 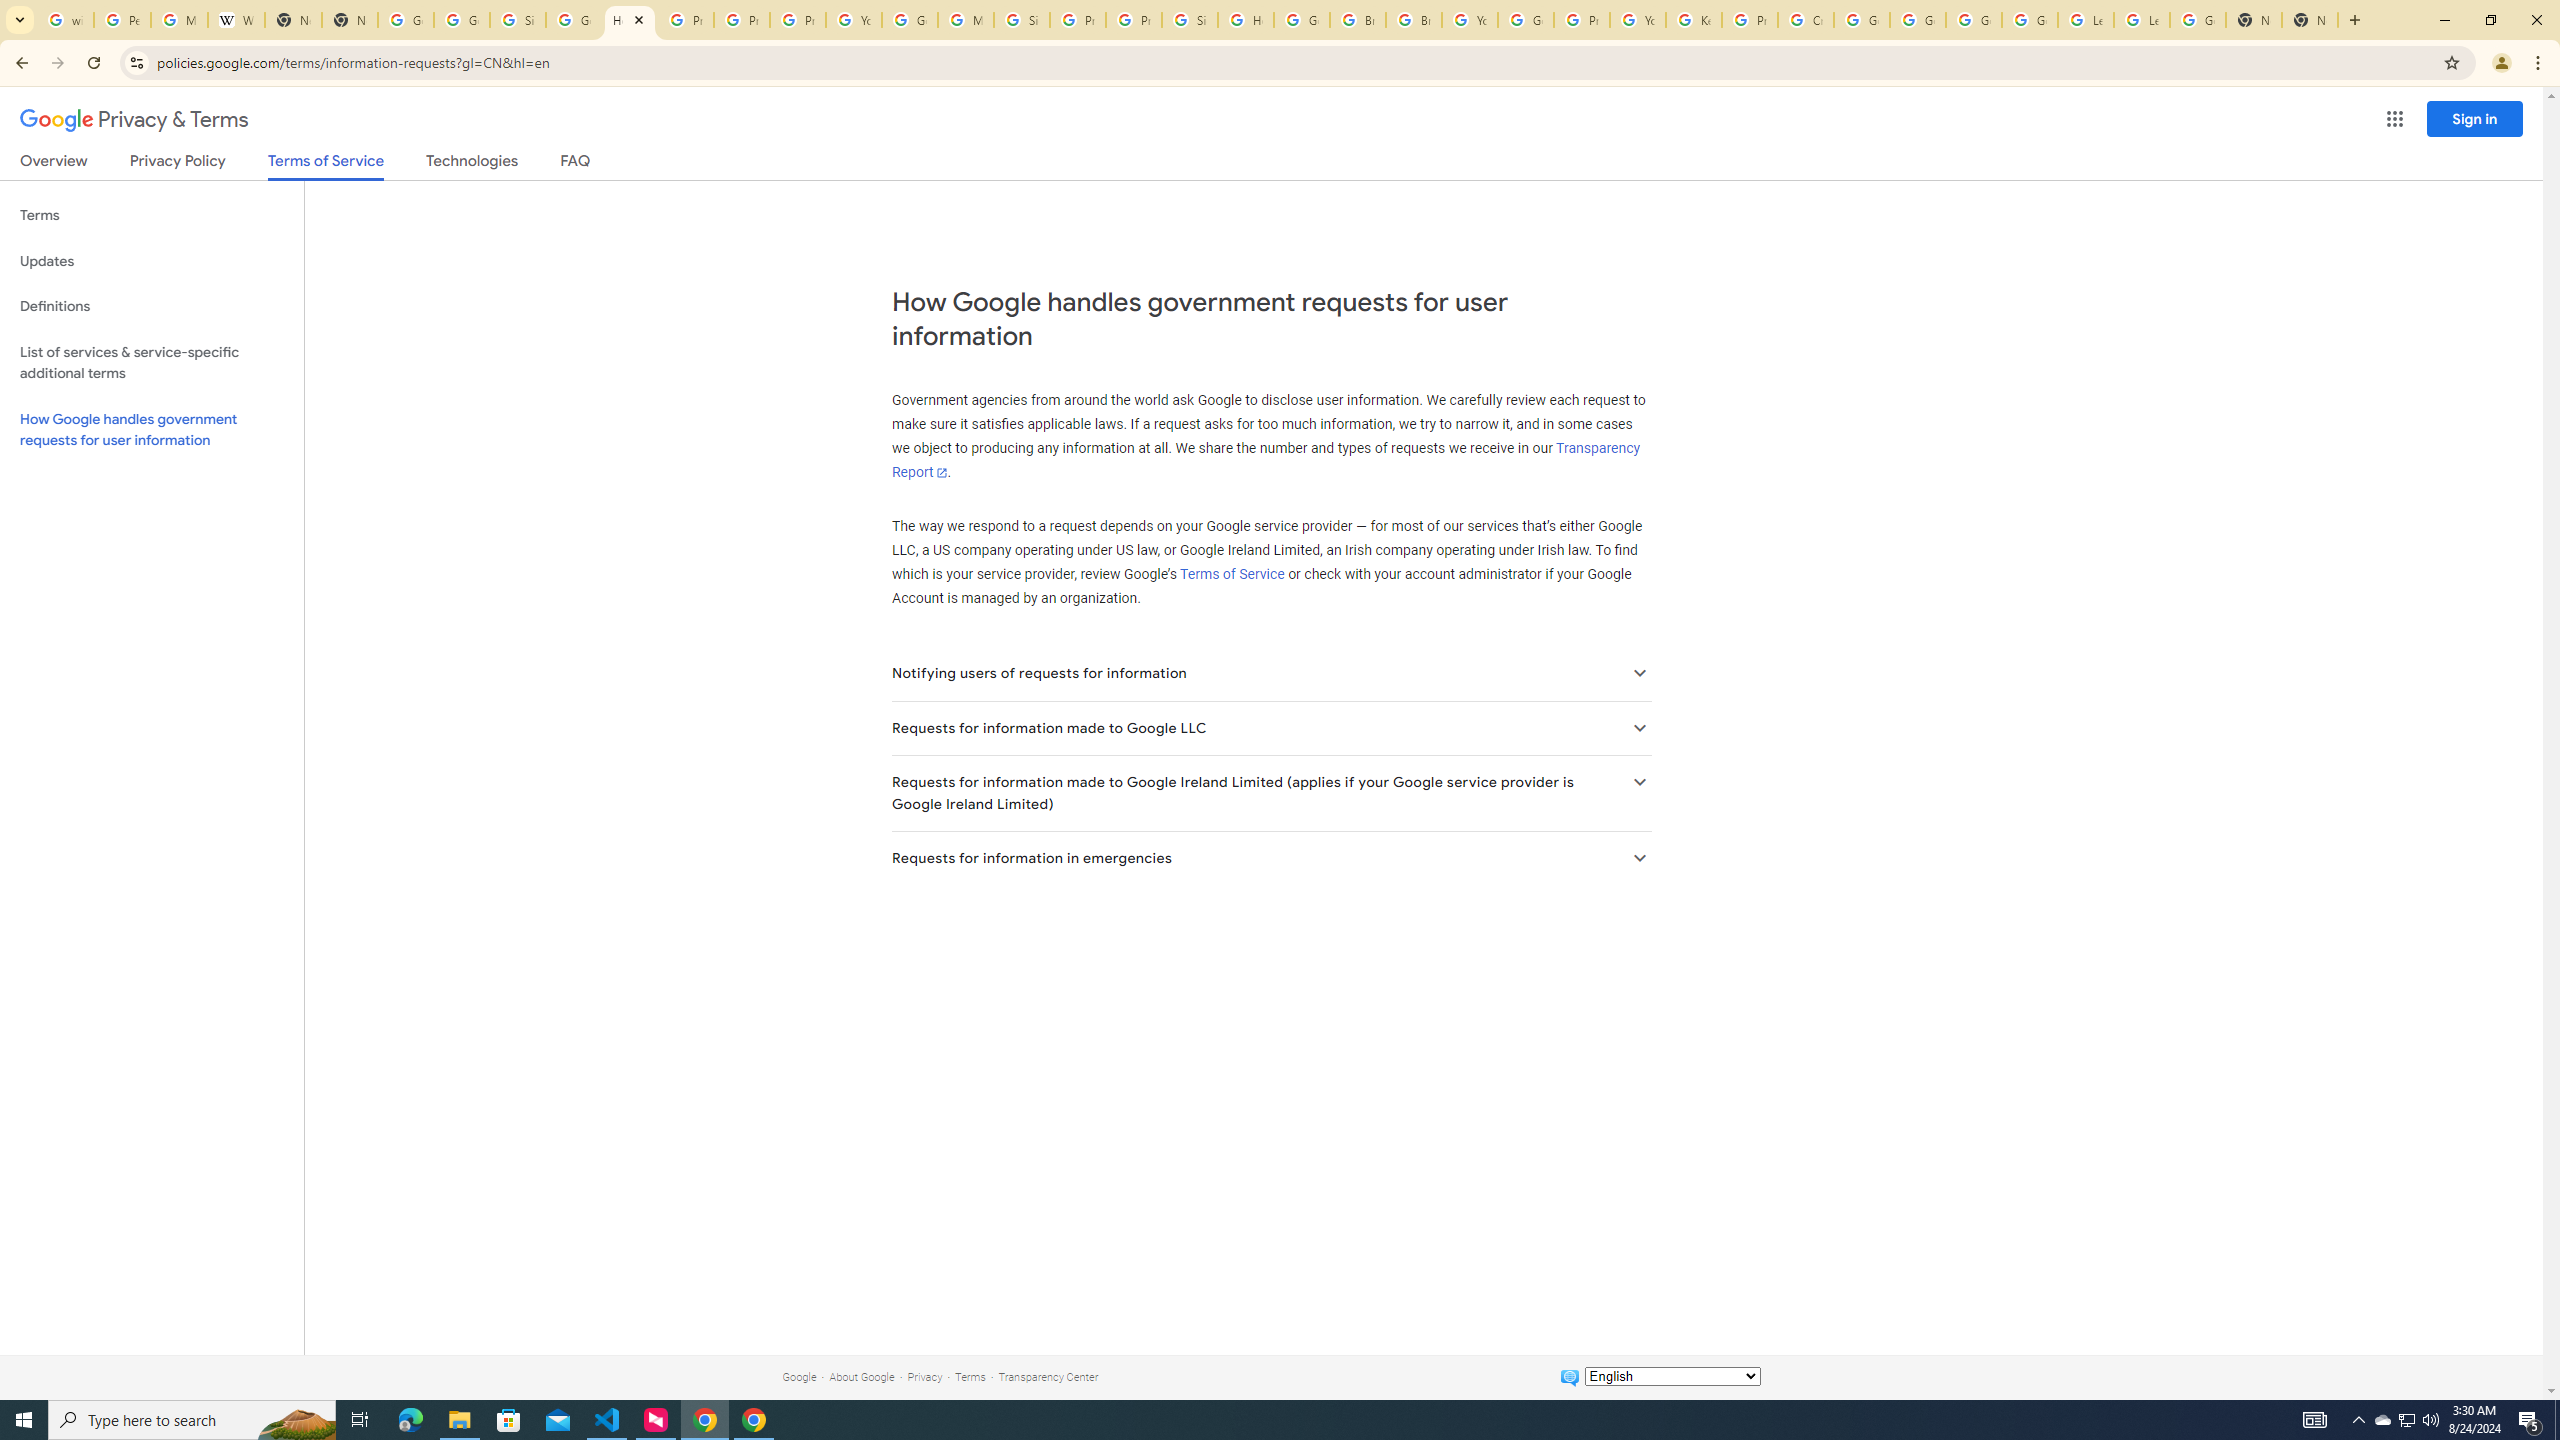 What do you see at coordinates (517, 19) in the screenshot?
I see `'Sign in - Google Accounts'` at bounding box center [517, 19].